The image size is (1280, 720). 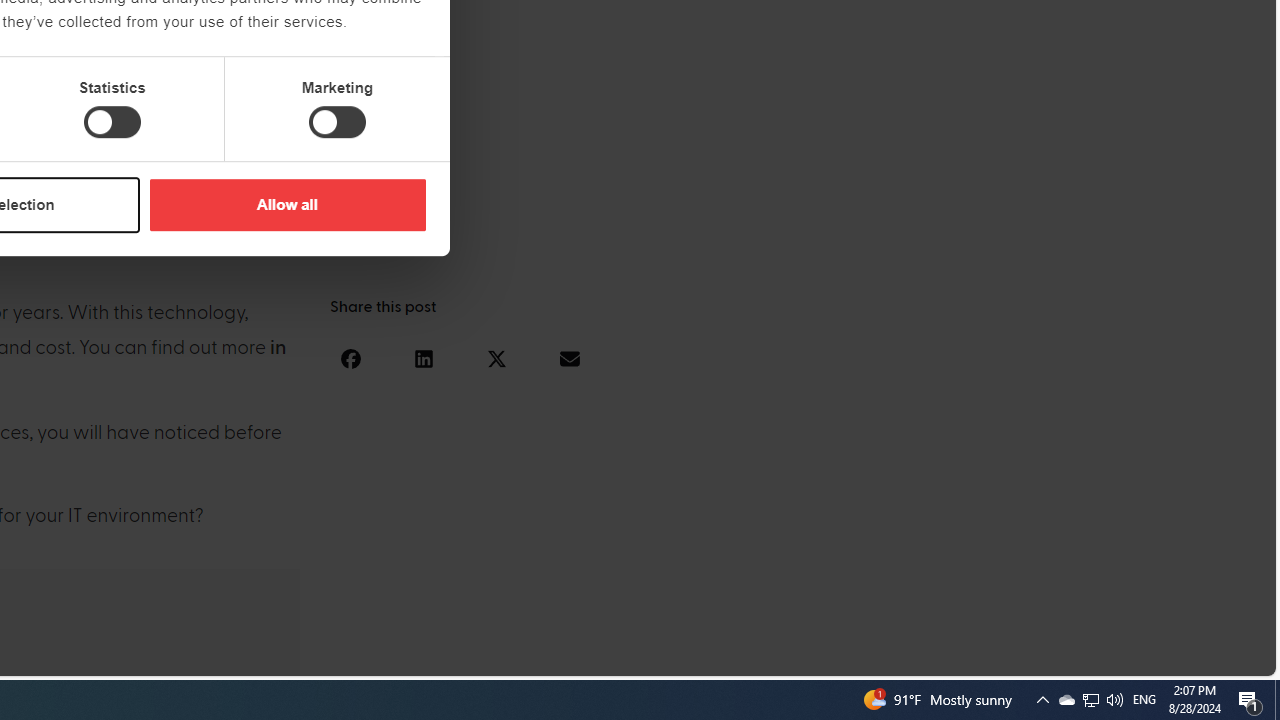 I want to click on 'Language switcher : Slovenian', so click(x=1065, y=657).